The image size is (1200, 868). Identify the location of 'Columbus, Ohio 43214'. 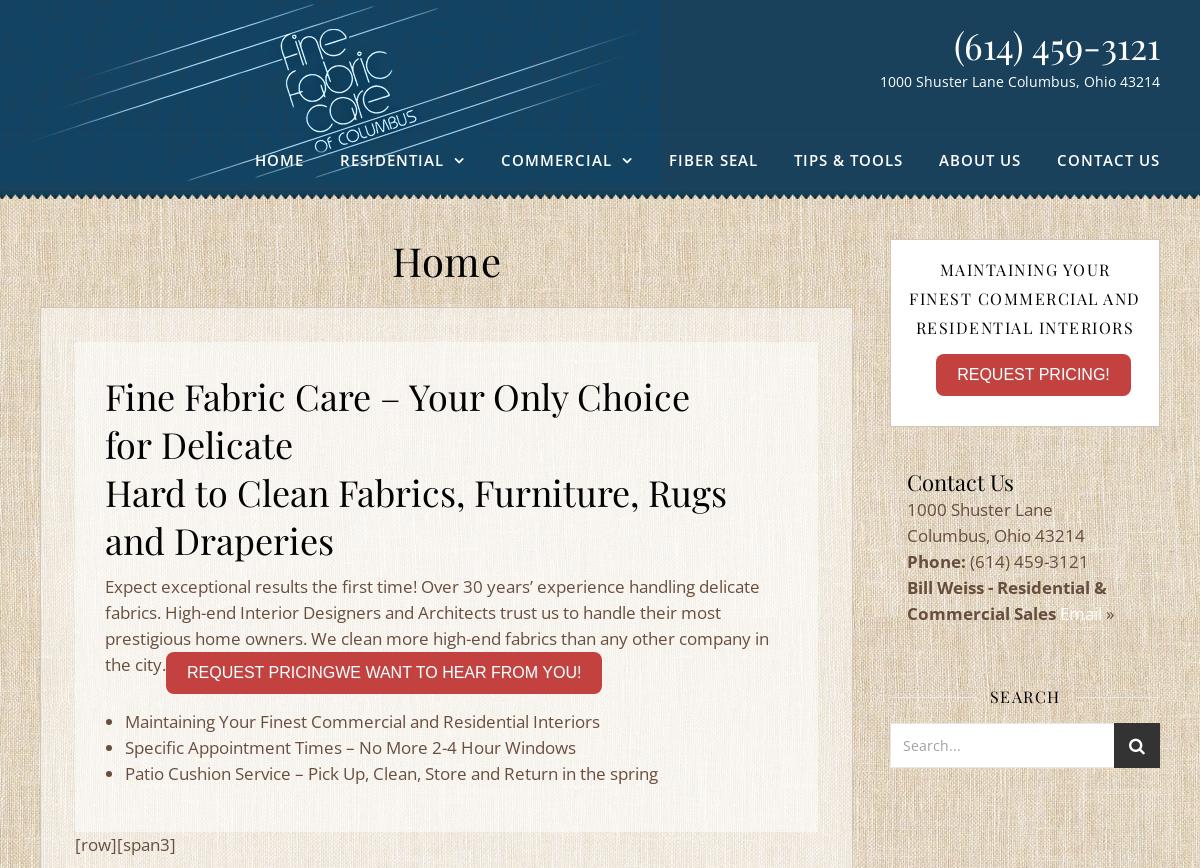
(996, 535).